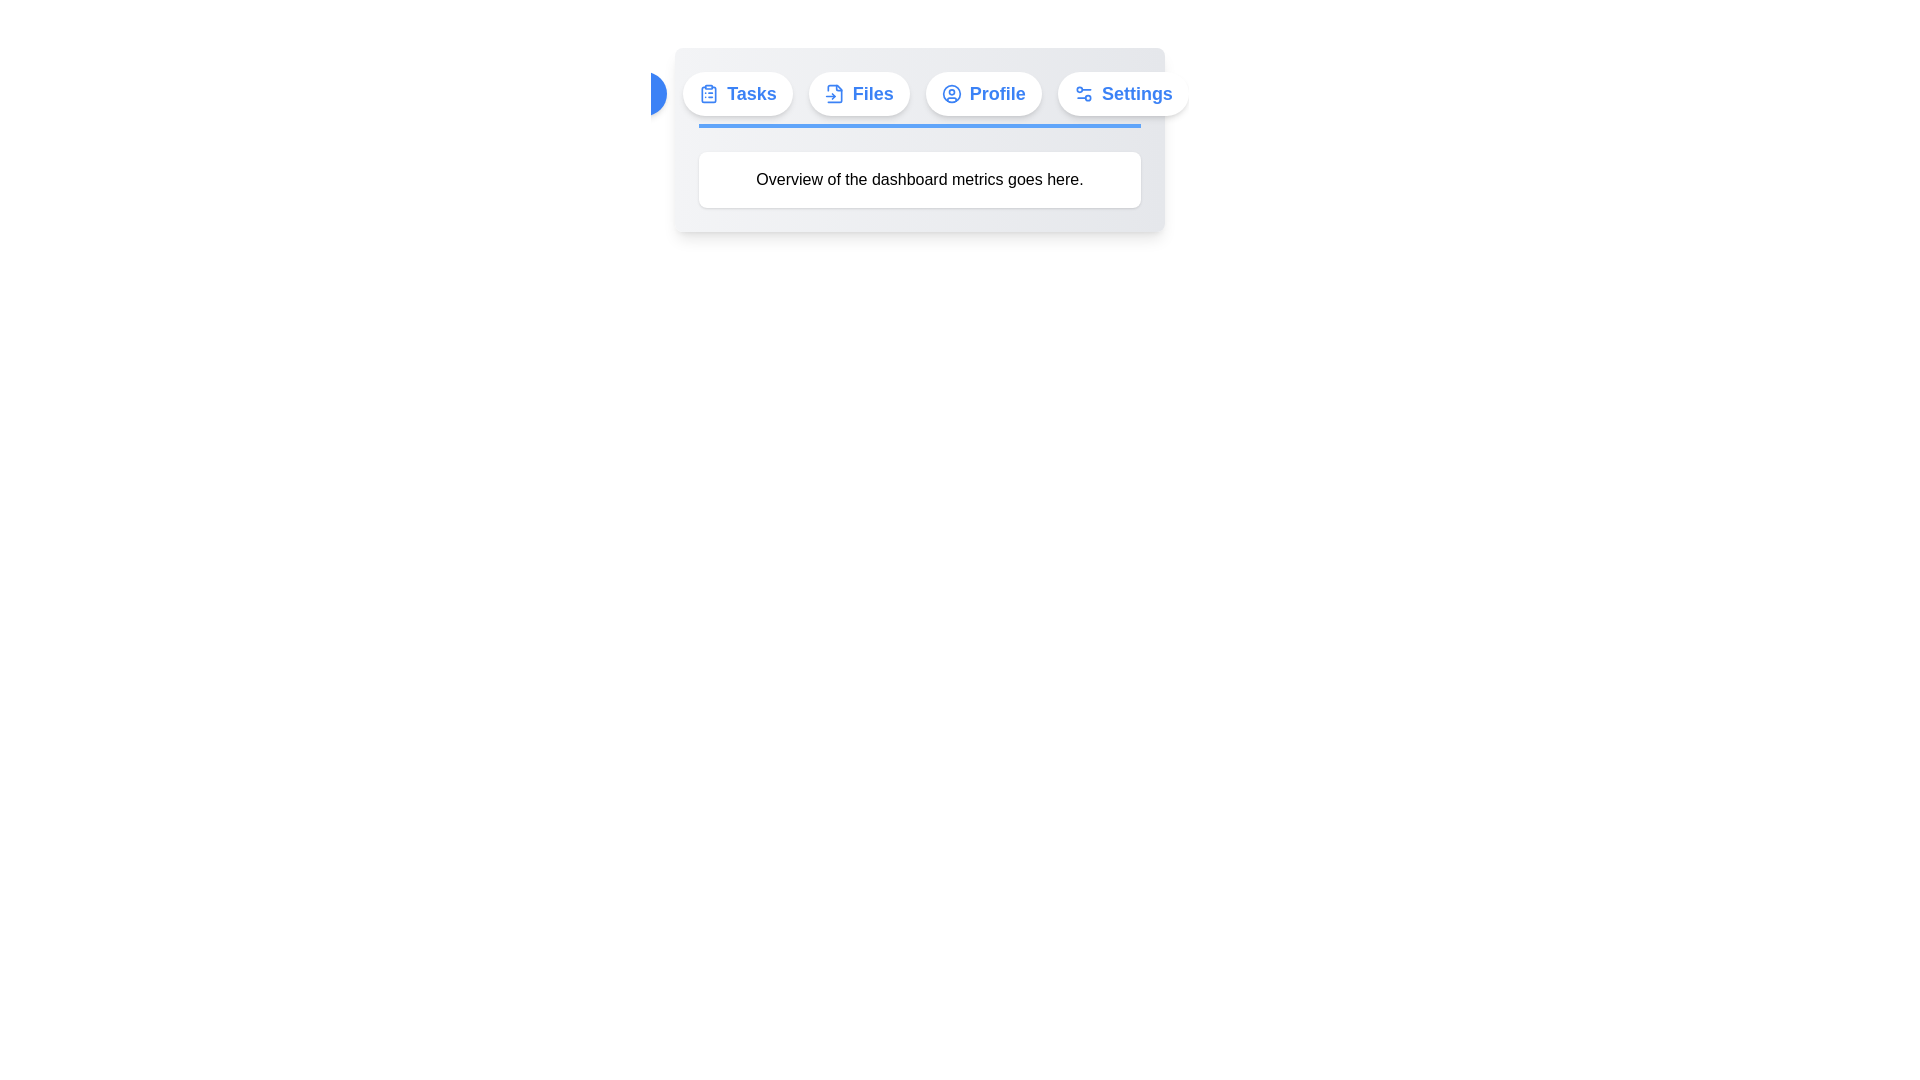 This screenshot has height=1080, width=1920. Describe the element at coordinates (834, 93) in the screenshot. I see `the leftmost file-related icon located inside the 'Files' button, which is positioned to the right of the 'Tasks' button in the top menu bar` at that location.